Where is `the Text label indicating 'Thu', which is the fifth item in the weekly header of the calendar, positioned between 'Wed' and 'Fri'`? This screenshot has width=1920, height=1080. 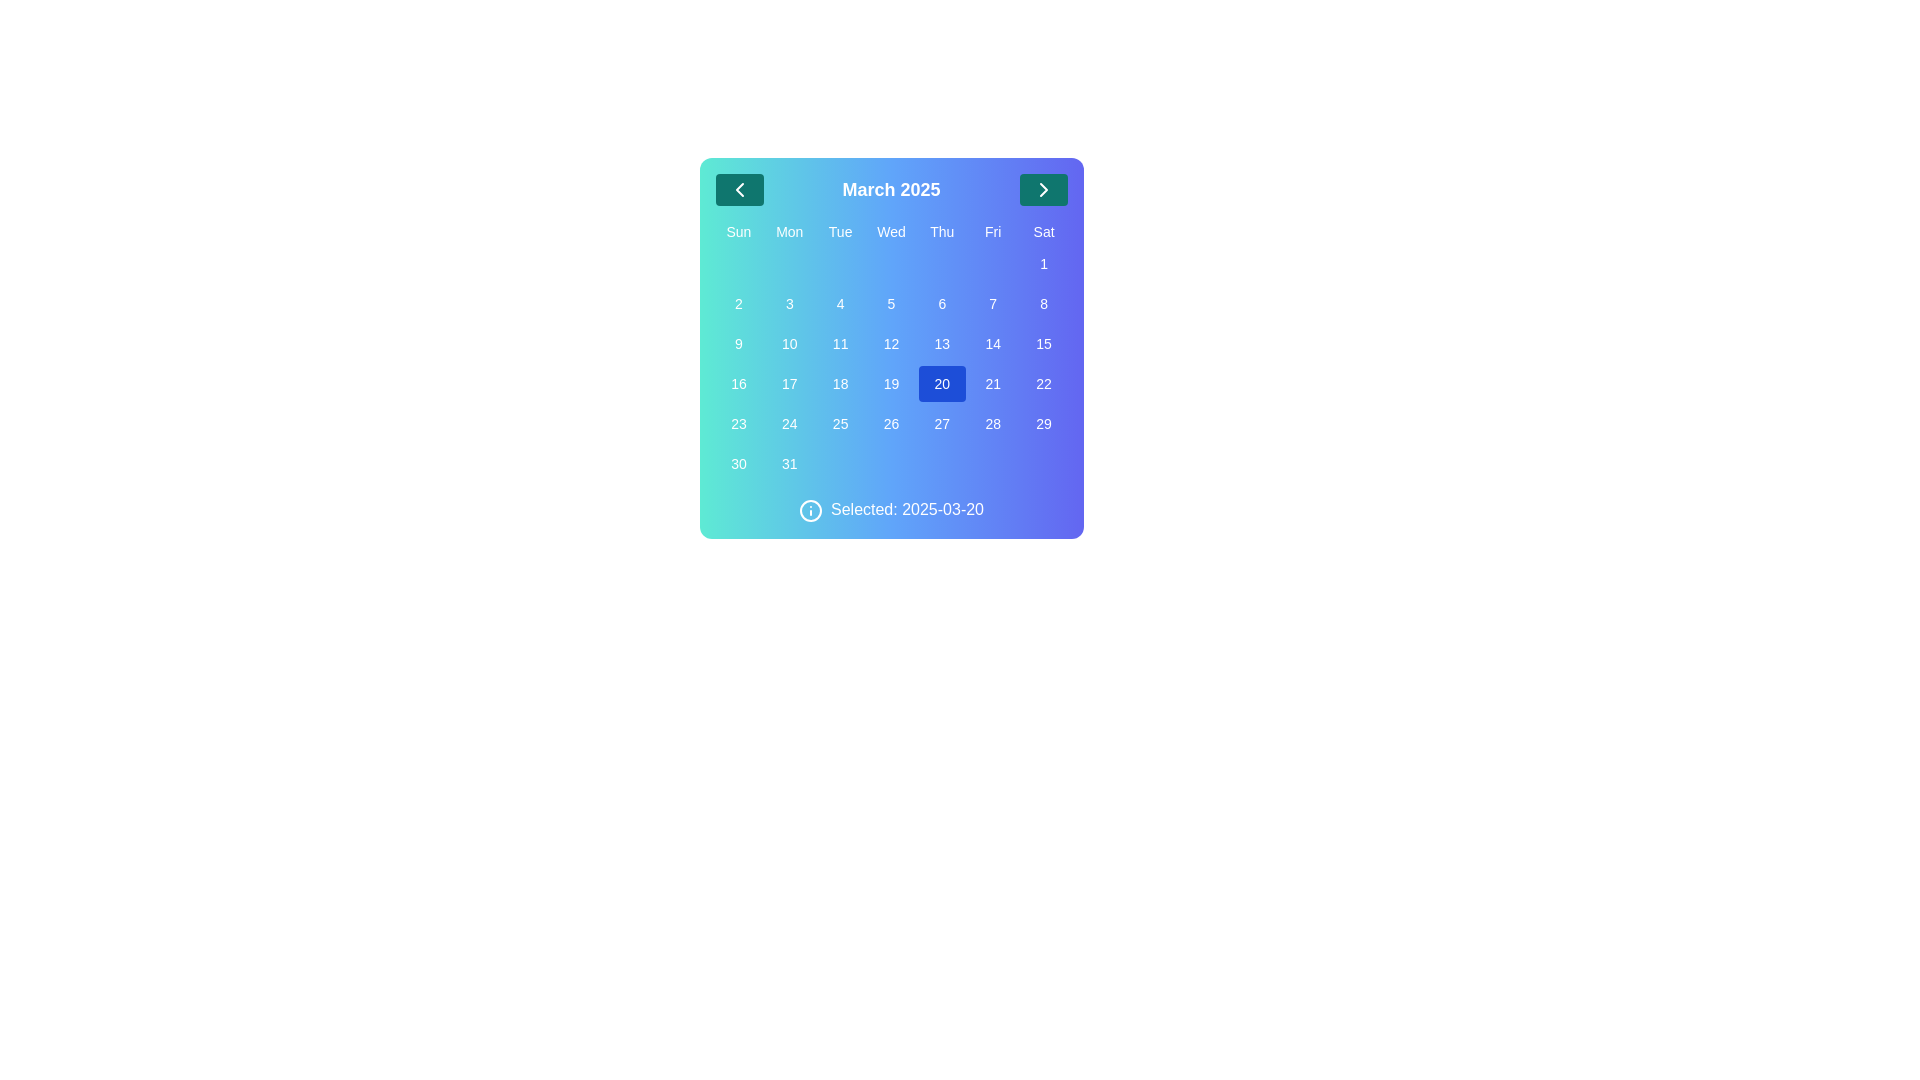
the Text label indicating 'Thu', which is the fifth item in the weekly header of the calendar, positioned between 'Wed' and 'Fri' is located at coordinates (941, 230).